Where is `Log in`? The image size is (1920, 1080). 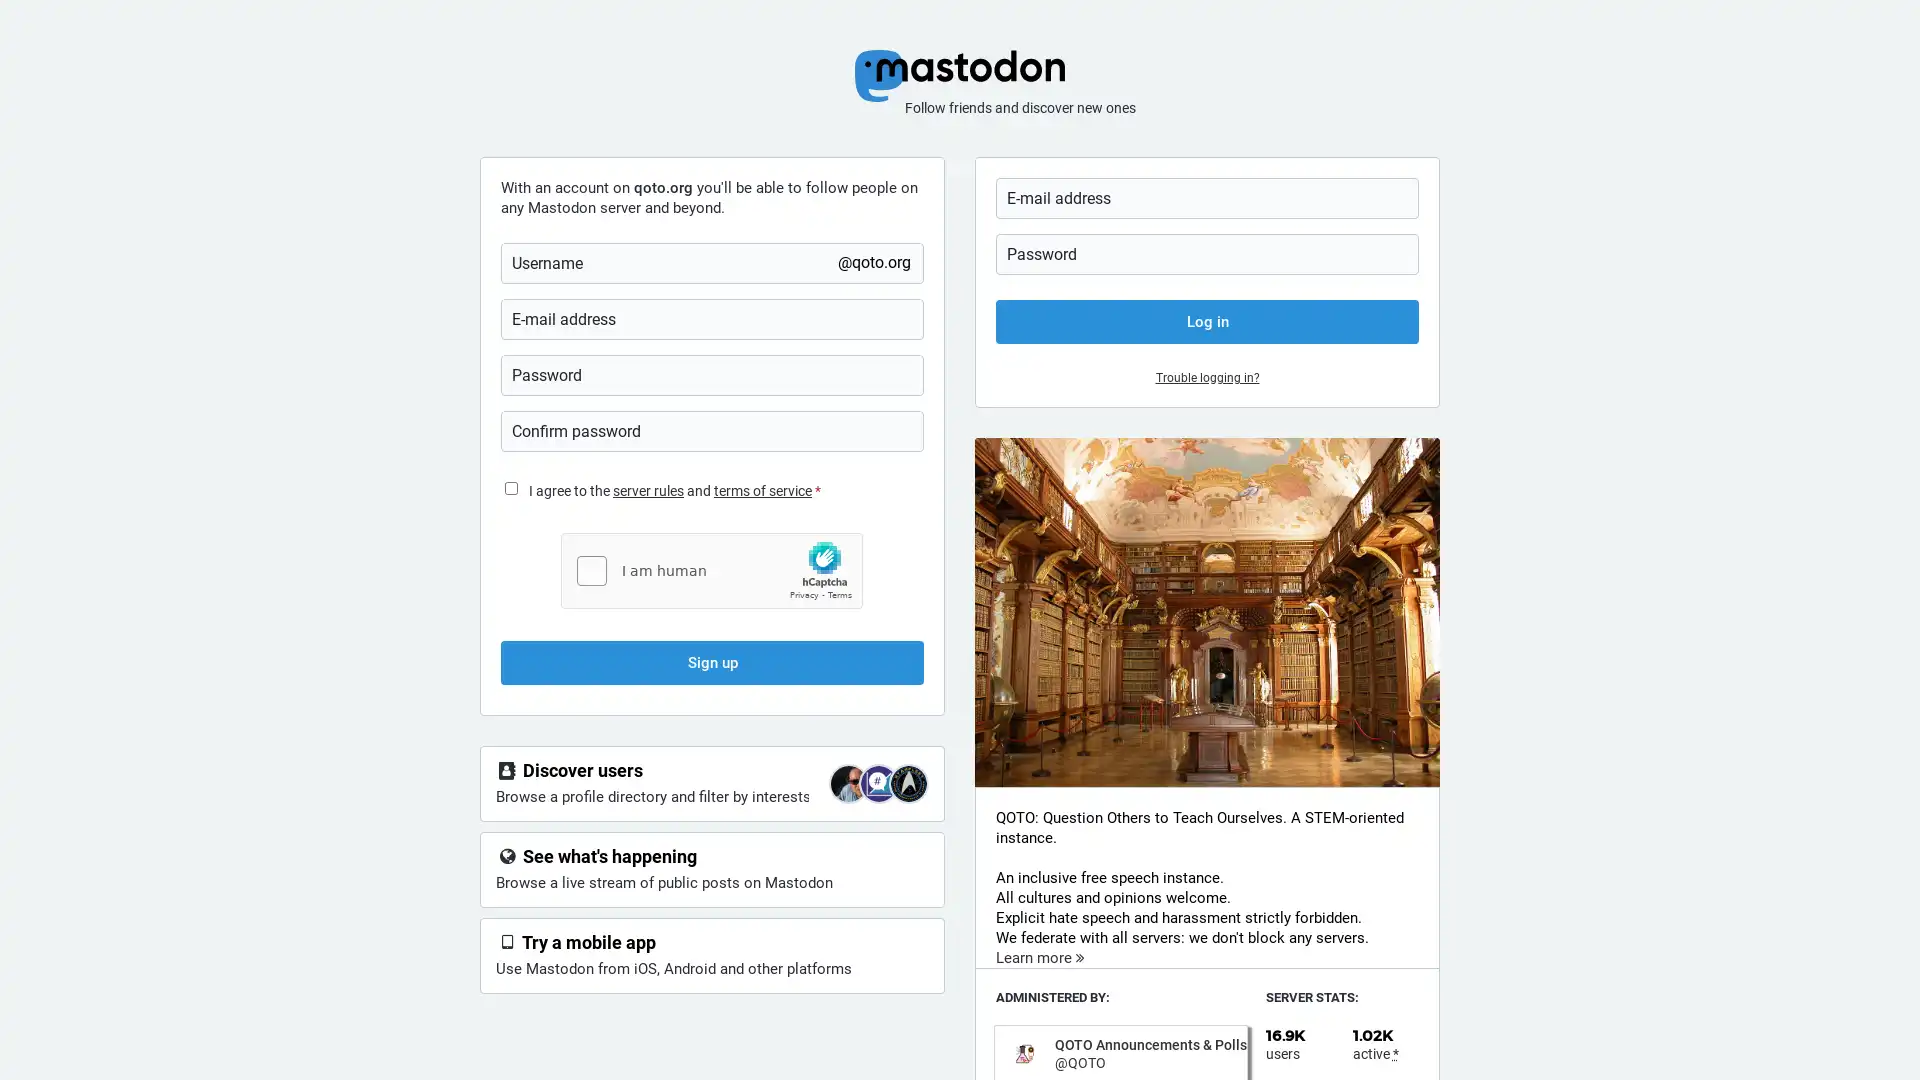
Log in is located at coordinates (1206, 320).